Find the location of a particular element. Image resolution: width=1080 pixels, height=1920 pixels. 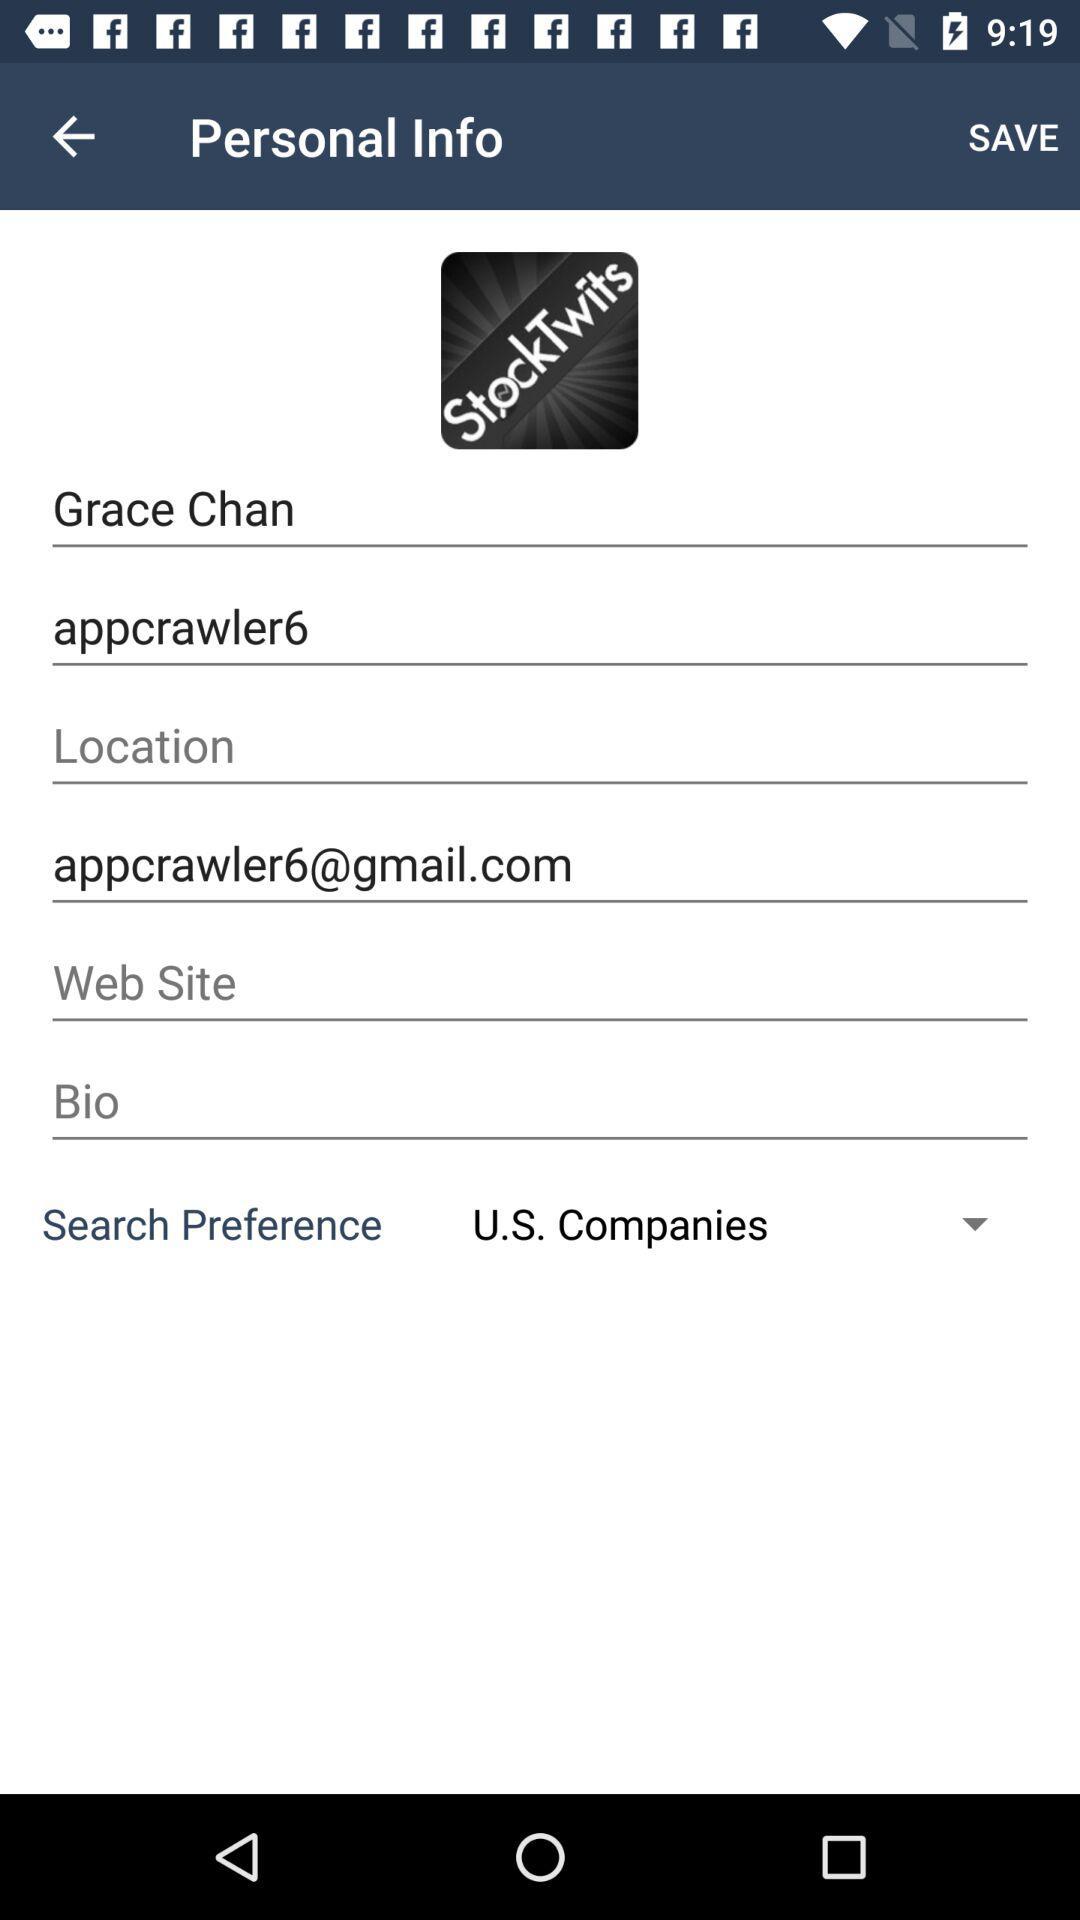

the grace chan item is located at coordinates (540, 508).